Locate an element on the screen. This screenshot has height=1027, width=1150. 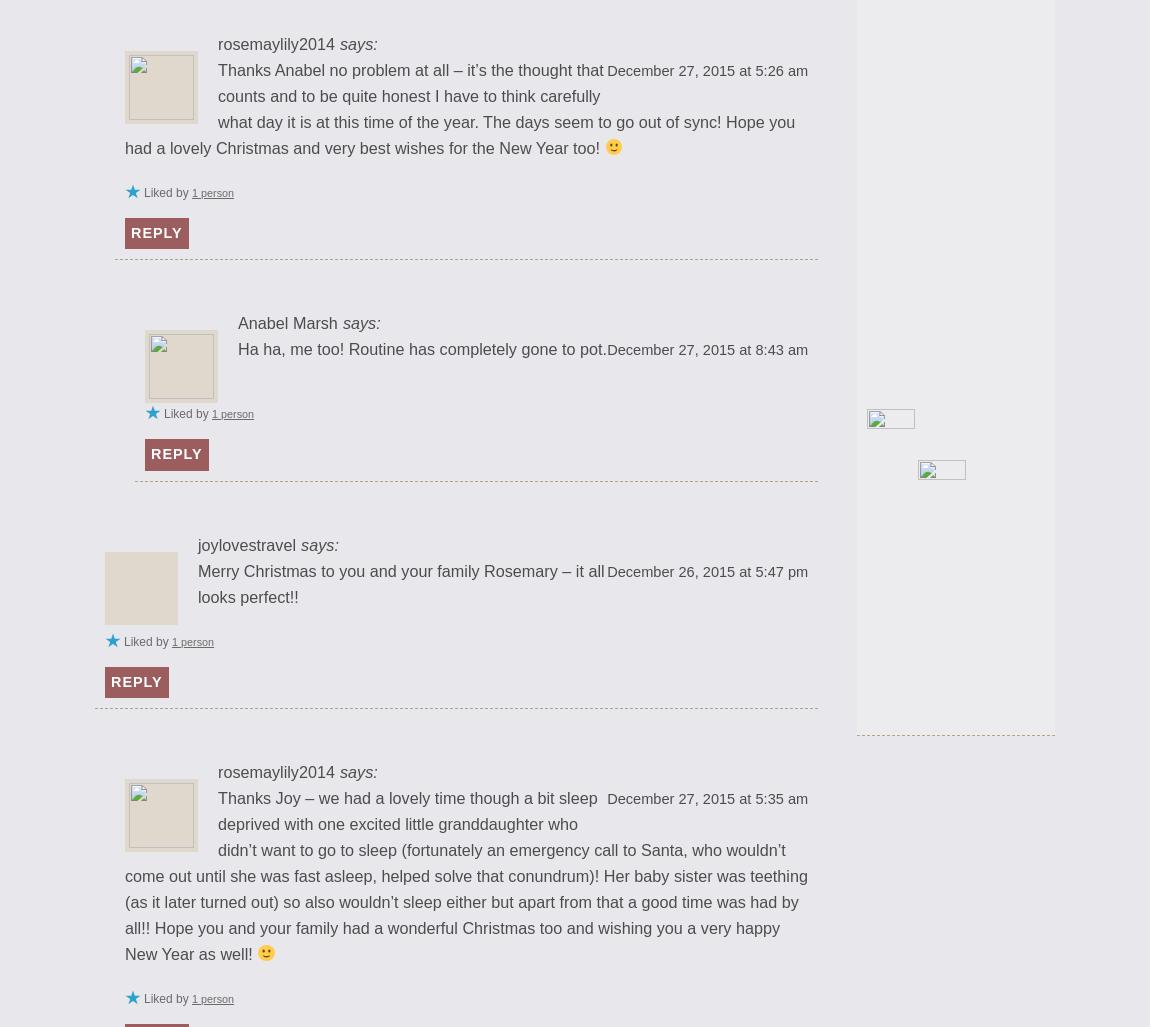
'Ha ha, me too! Routine has completely gone to pot.' is located at coordinates (422, 348).